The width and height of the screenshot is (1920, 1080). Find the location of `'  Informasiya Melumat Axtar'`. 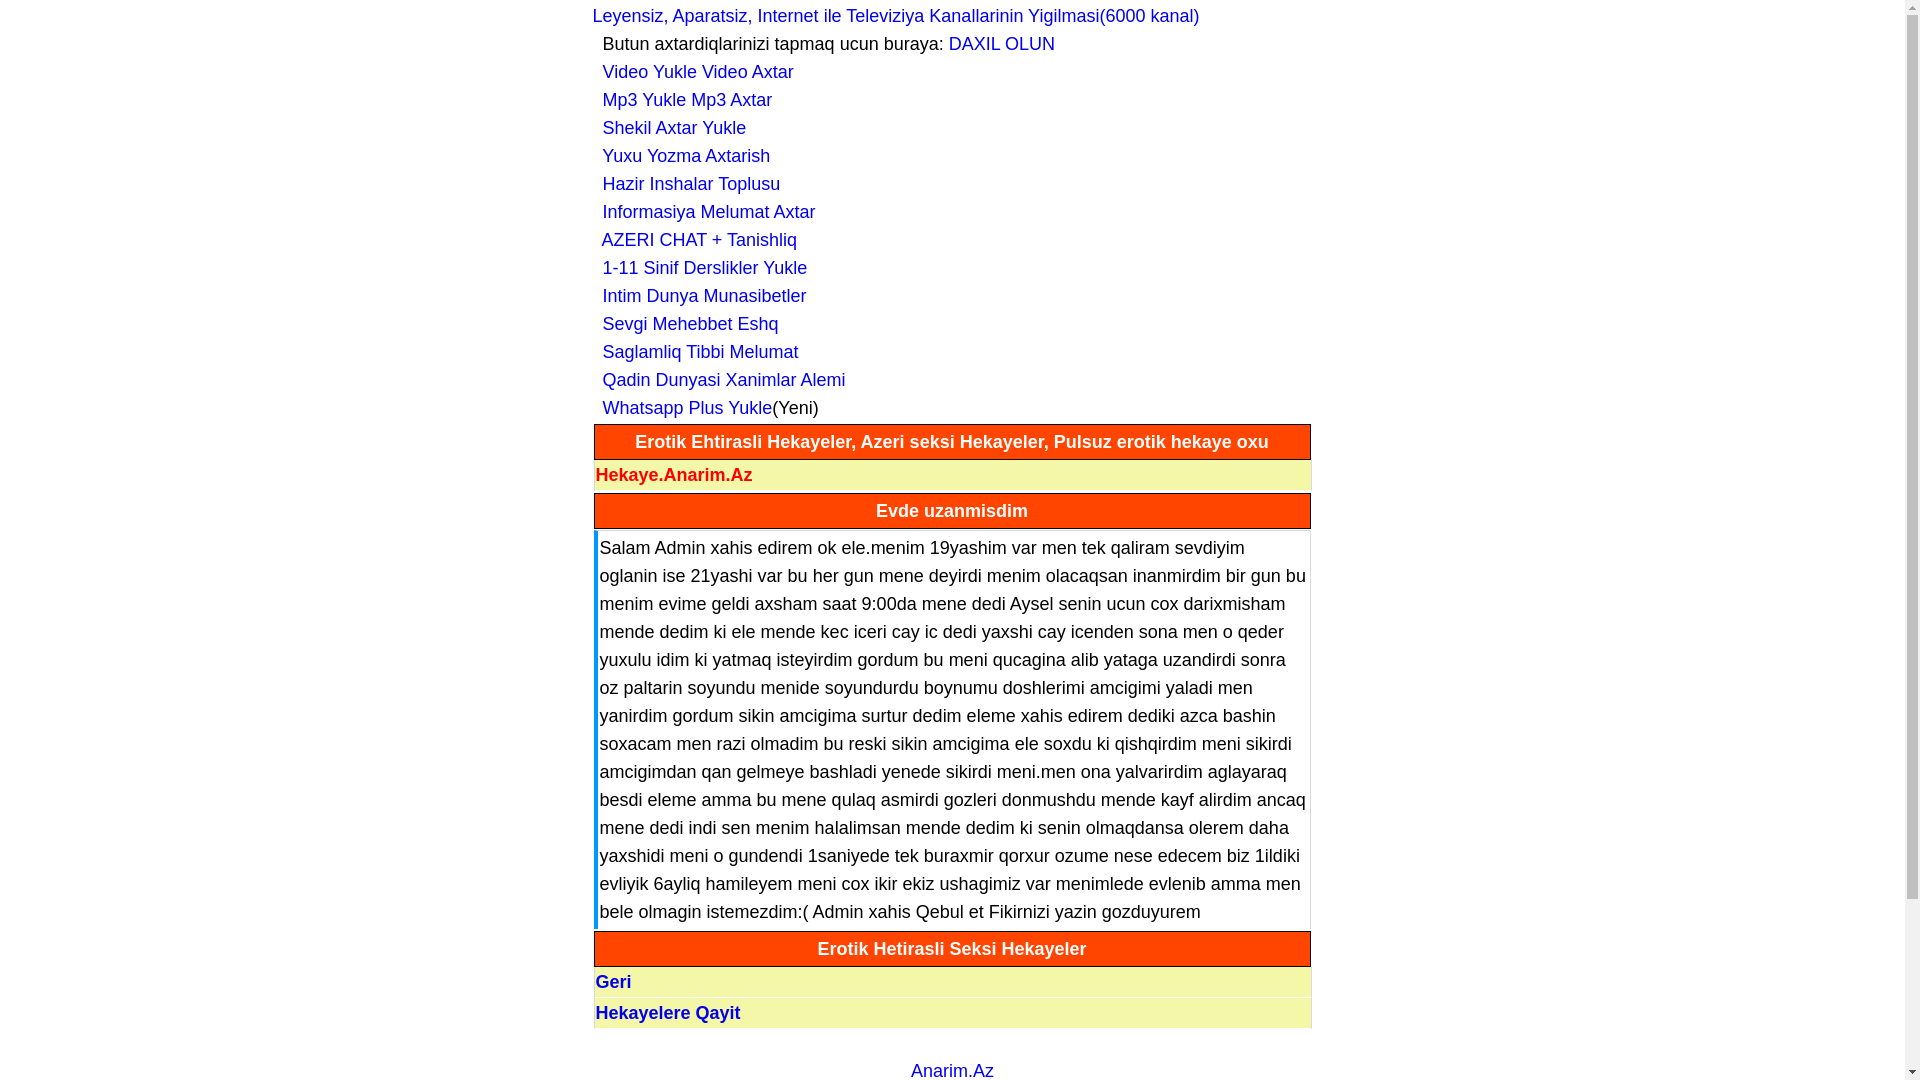

'  Informasiya Melumat Axtar' is located at coordinates (703, 212).